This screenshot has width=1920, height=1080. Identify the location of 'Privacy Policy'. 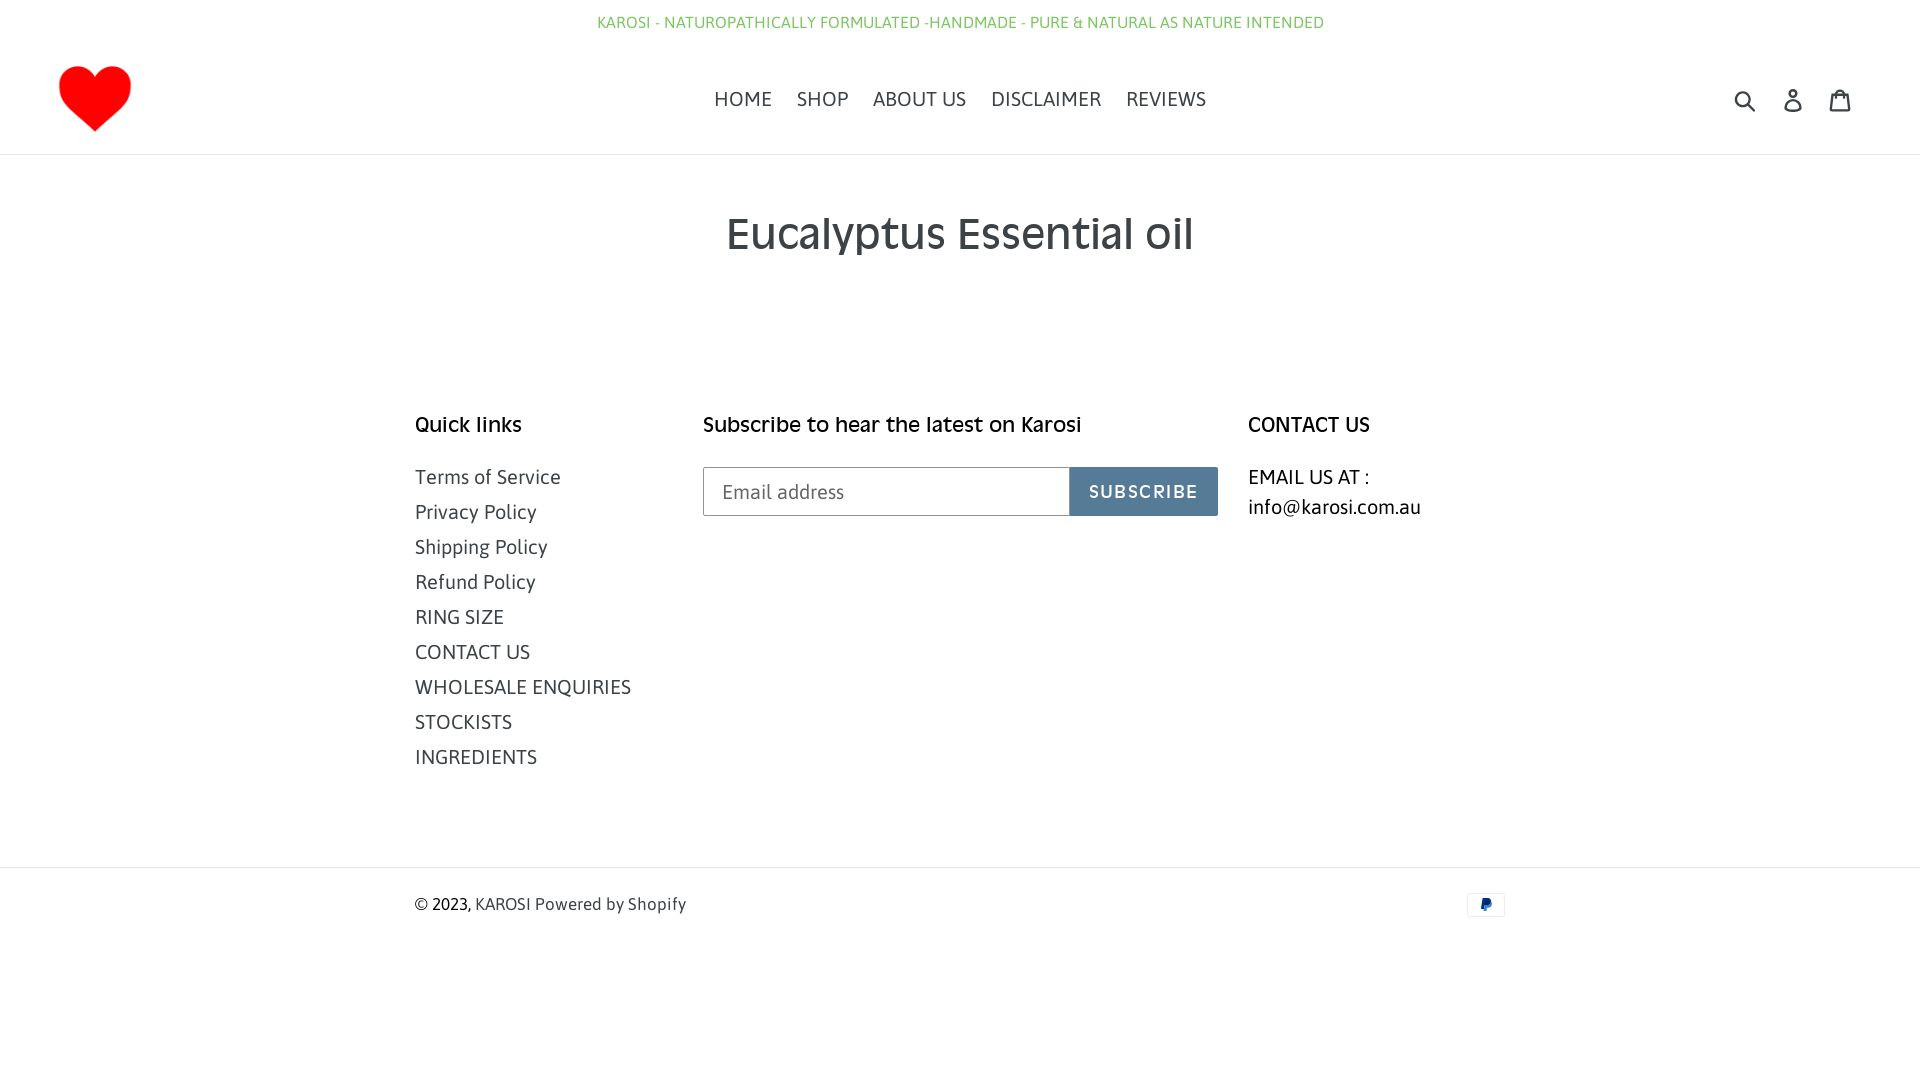
(474, 510).